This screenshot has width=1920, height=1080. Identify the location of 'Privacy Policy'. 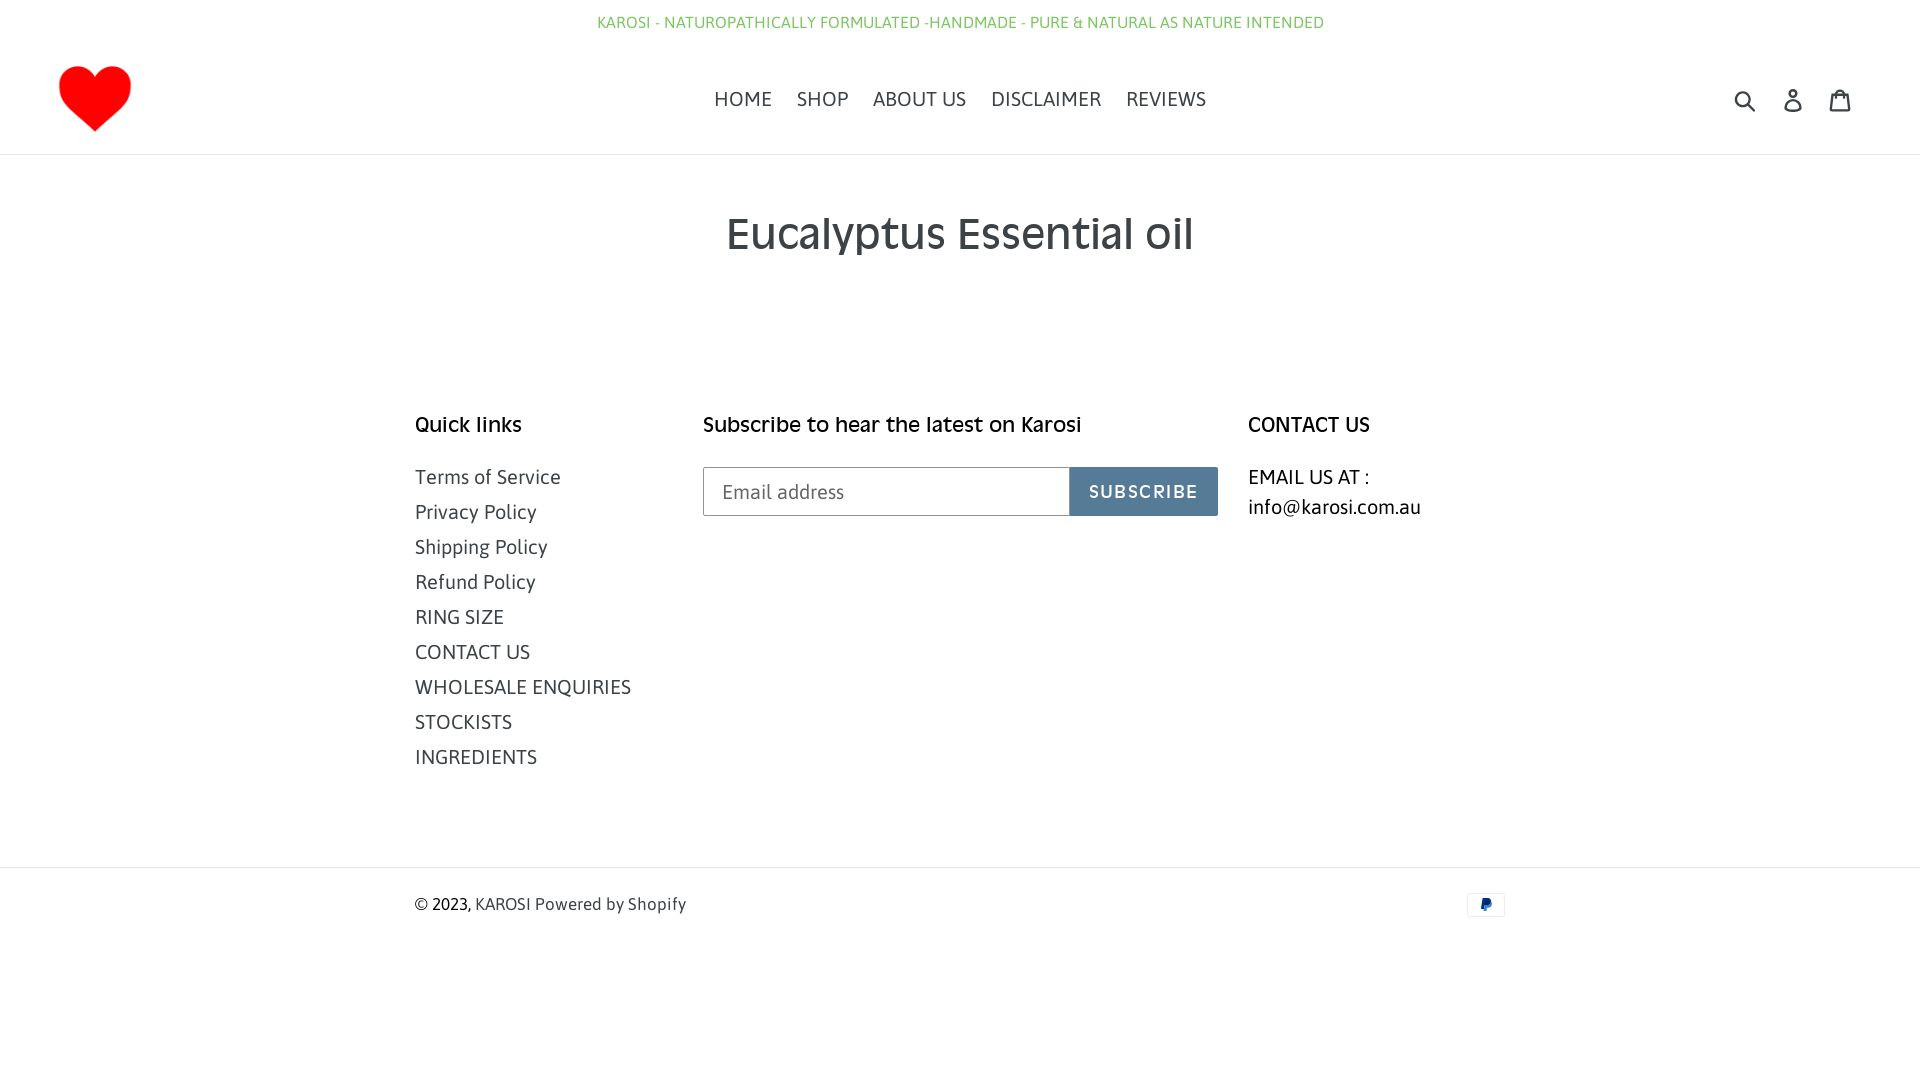
(474, 510).